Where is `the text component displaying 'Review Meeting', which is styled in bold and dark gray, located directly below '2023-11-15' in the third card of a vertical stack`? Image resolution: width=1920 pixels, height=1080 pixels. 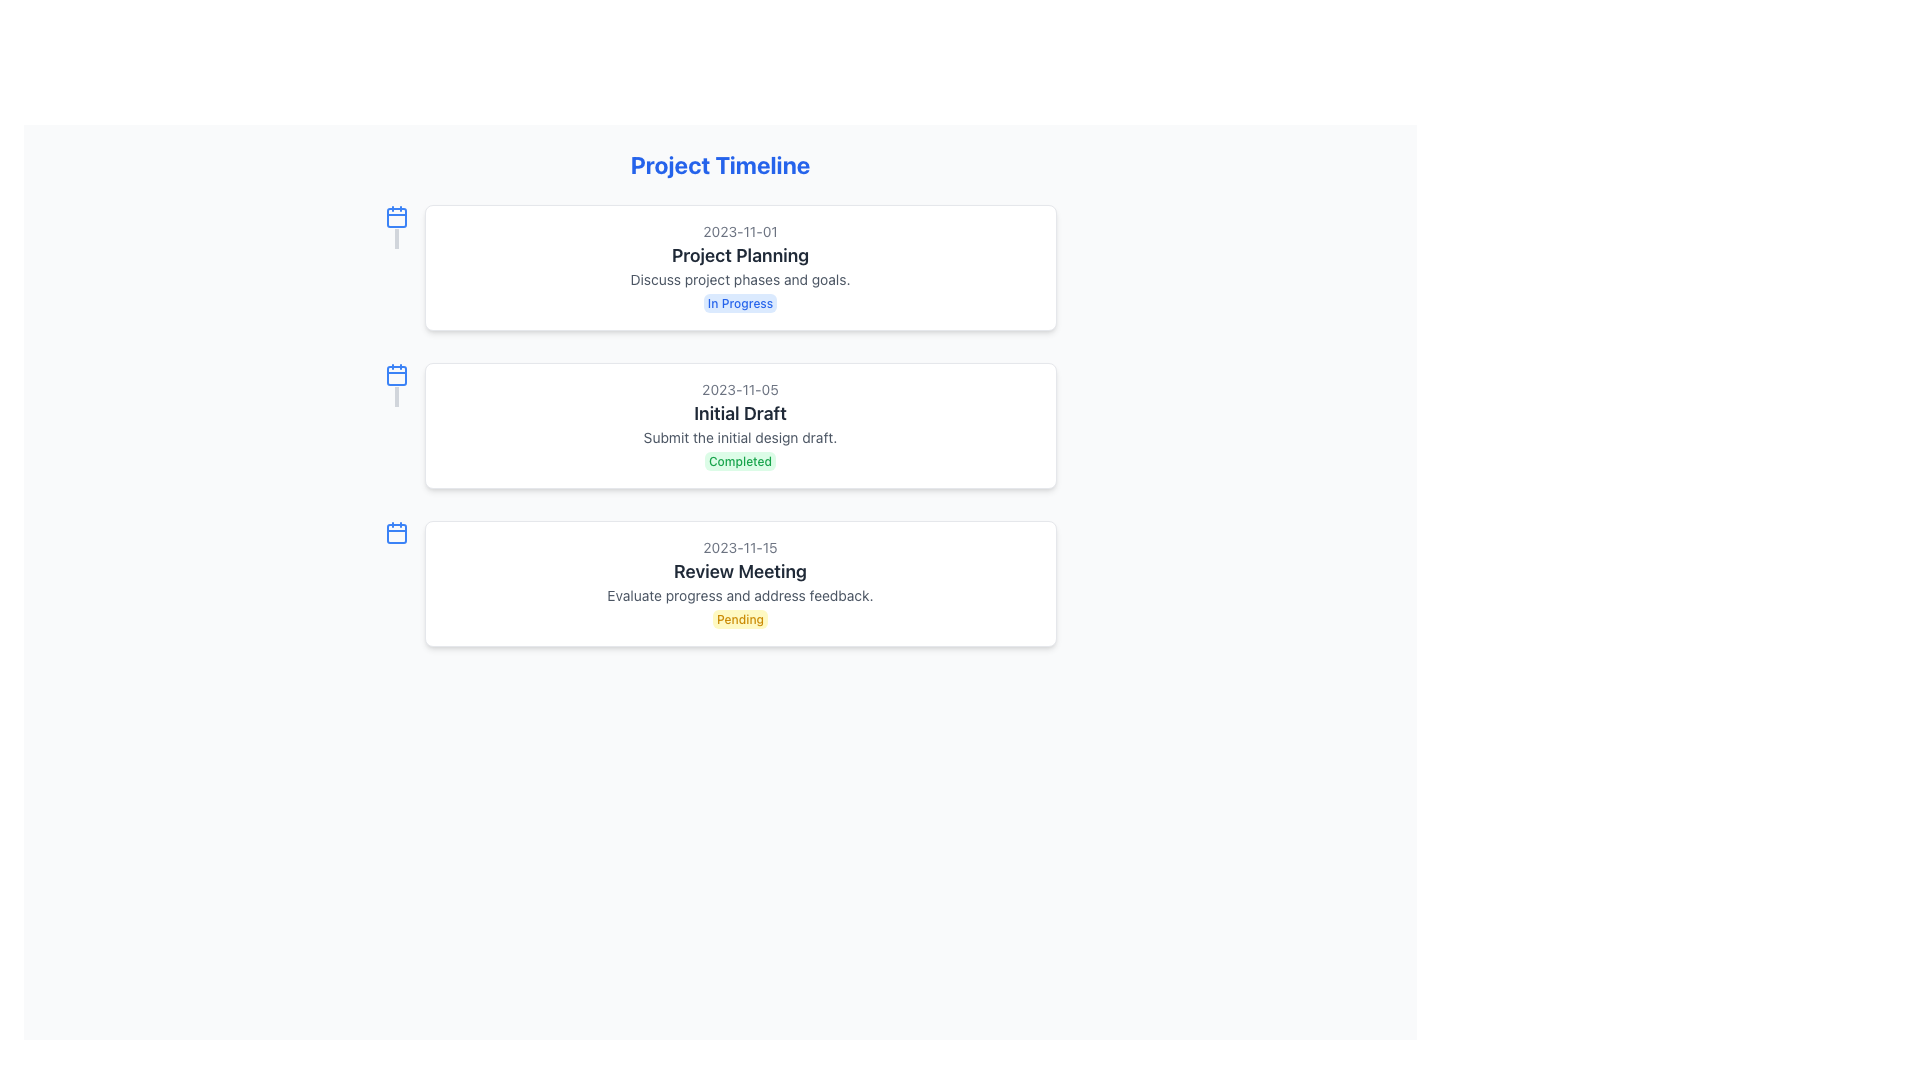
the text component displaying 'Review Meeting', which is styled in bold and dark gray, located directly below '2023-11-15' in the third card of a vertical stack is located at coordinates (739, 571).